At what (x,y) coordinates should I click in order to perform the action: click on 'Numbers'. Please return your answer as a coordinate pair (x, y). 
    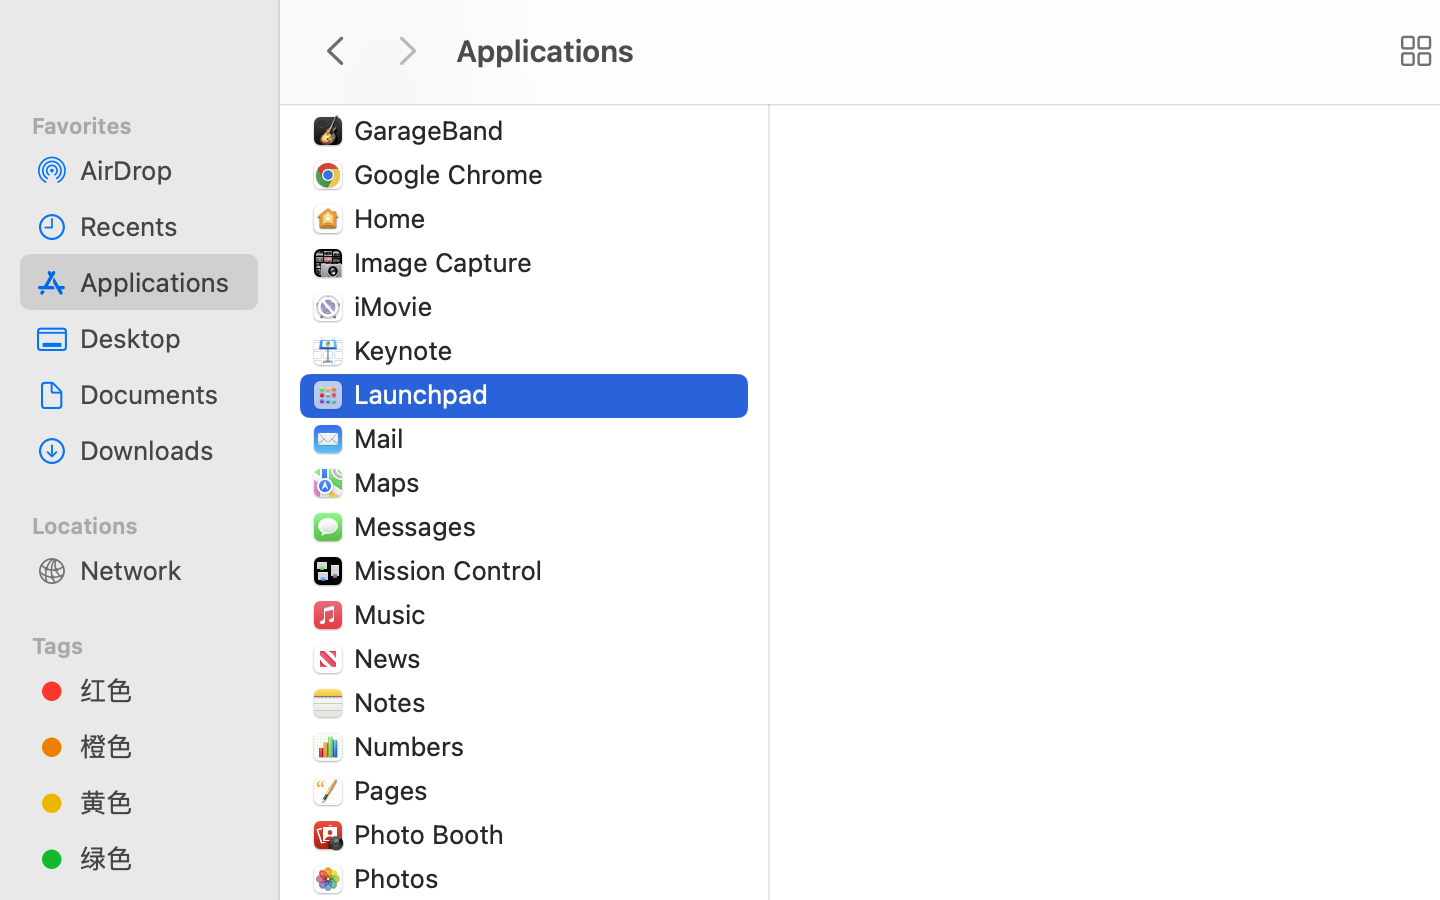
    Looking at the image, I should click on (412, 745).